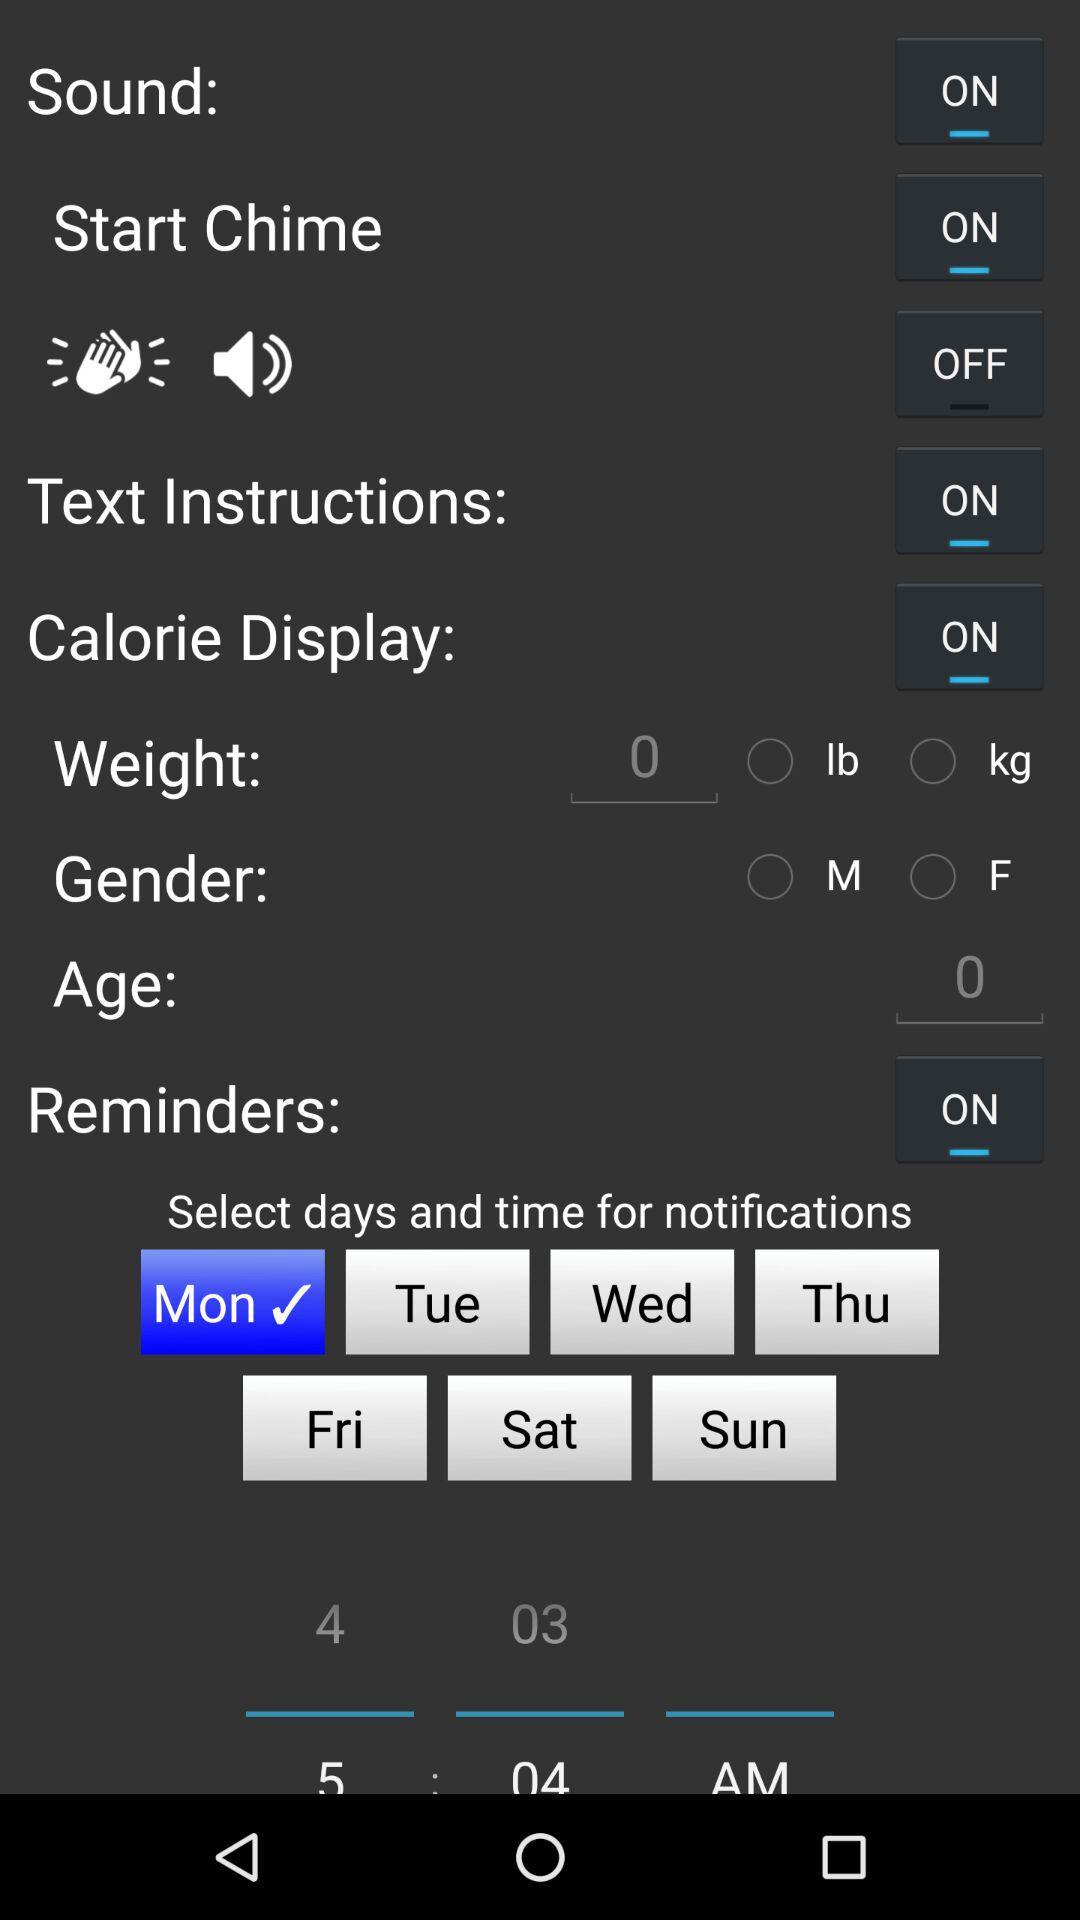 This screenshot has height=1920, width=1080. What do you see at coordinates (644, 760) in the screenshot?
I see `weight` at bounding box center [644, 760].